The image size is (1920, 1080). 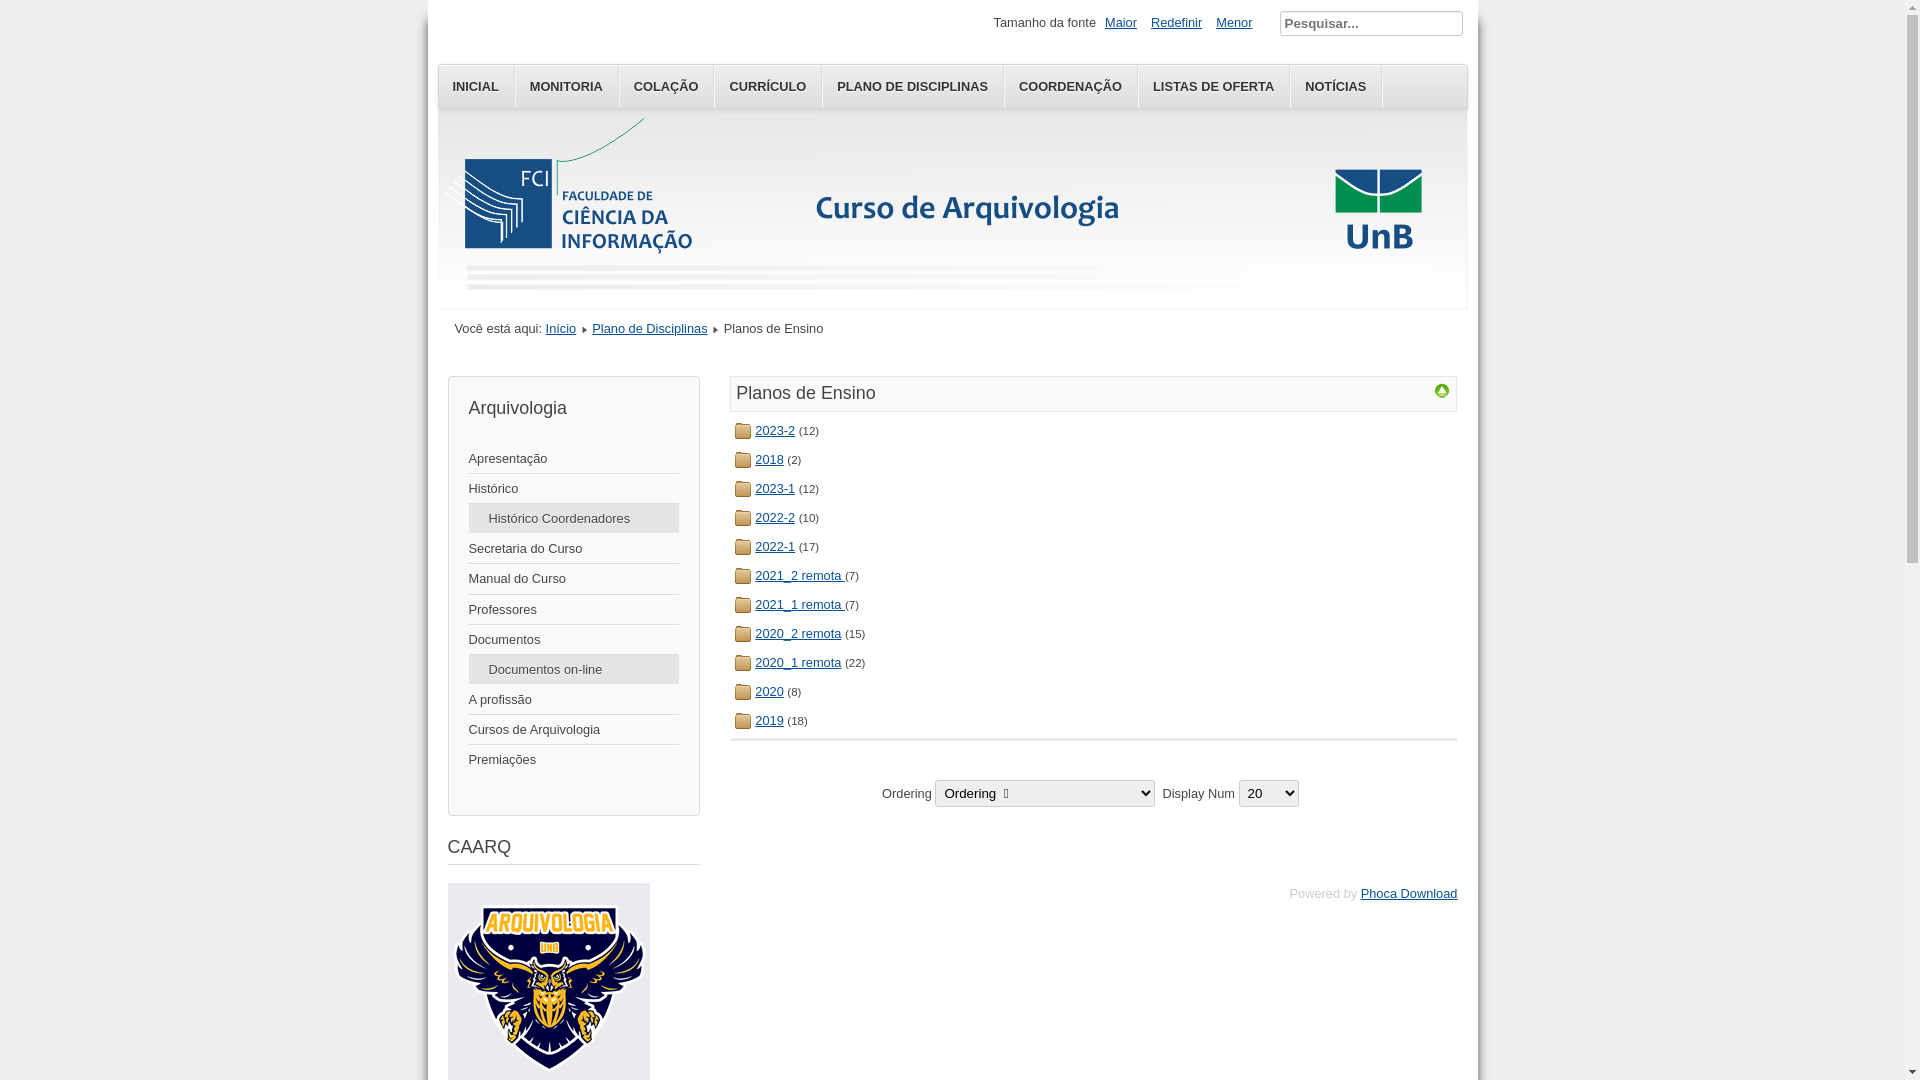 I want to click on 'Redefinir', so click(x=1146, y=22).